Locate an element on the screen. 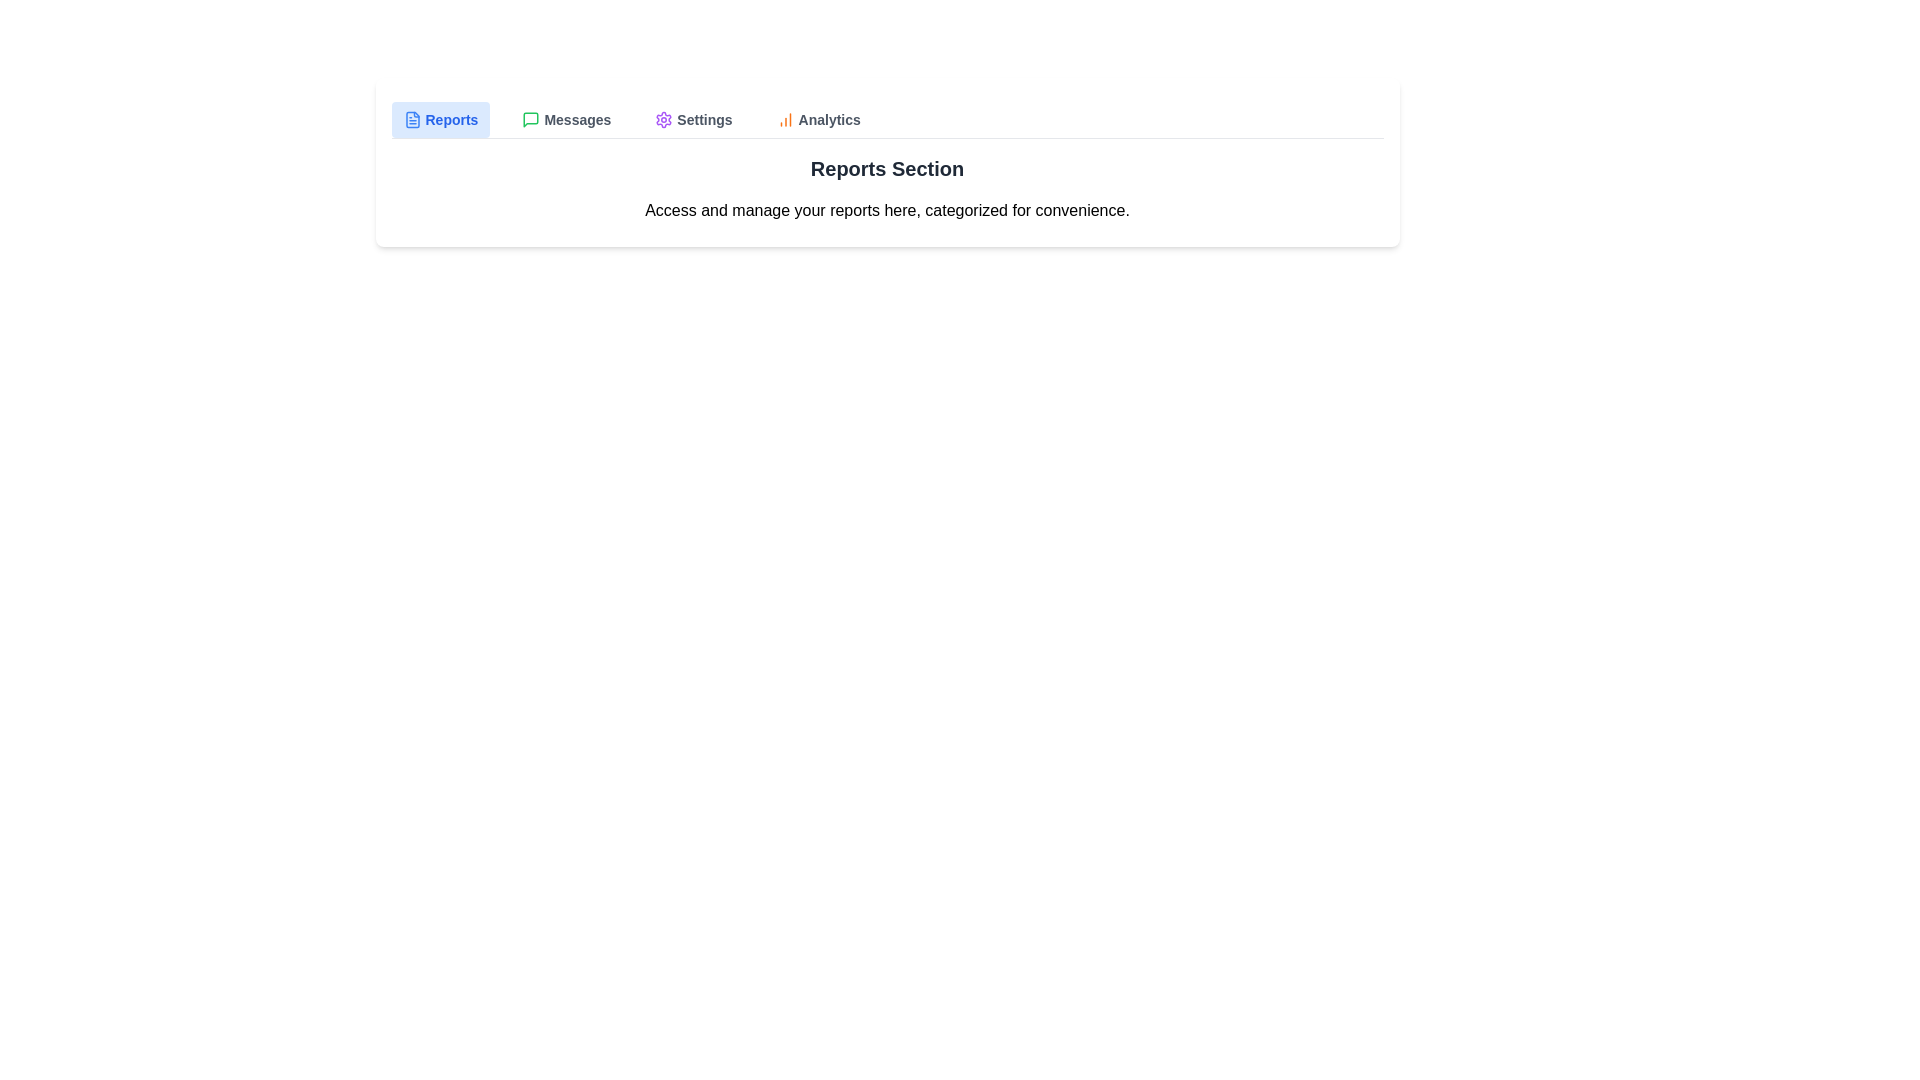 Image resolution: width=1920 pixels, height=1080 pixels. the 'Reports' button with a blue background and white text in the horizontal menu bar to receive additional feedback is located at coordinates (440, 119).